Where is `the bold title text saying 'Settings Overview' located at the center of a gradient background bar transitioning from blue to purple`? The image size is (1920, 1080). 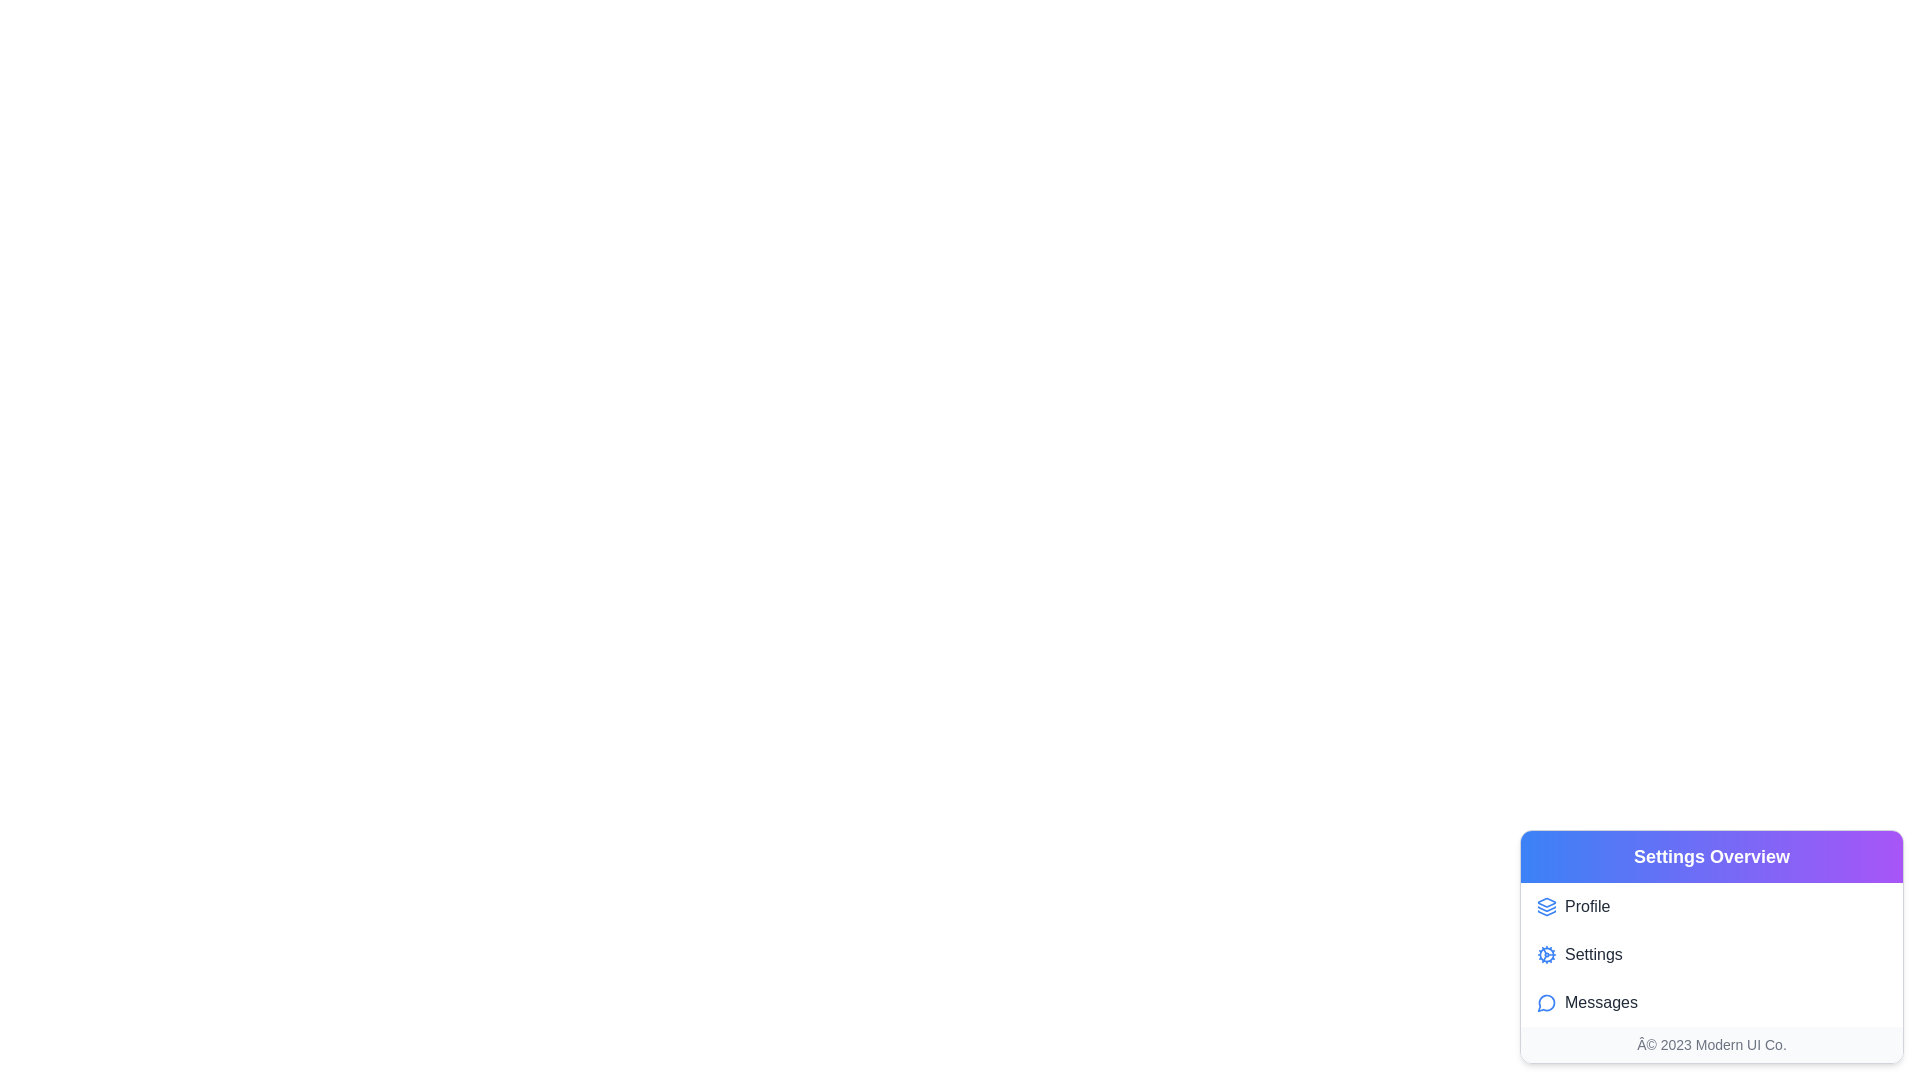 the bold title text saying 'Settings Overview' located at the center of a gradient background bar transitioning from blue to purple is located at coordinates (1711, 855).